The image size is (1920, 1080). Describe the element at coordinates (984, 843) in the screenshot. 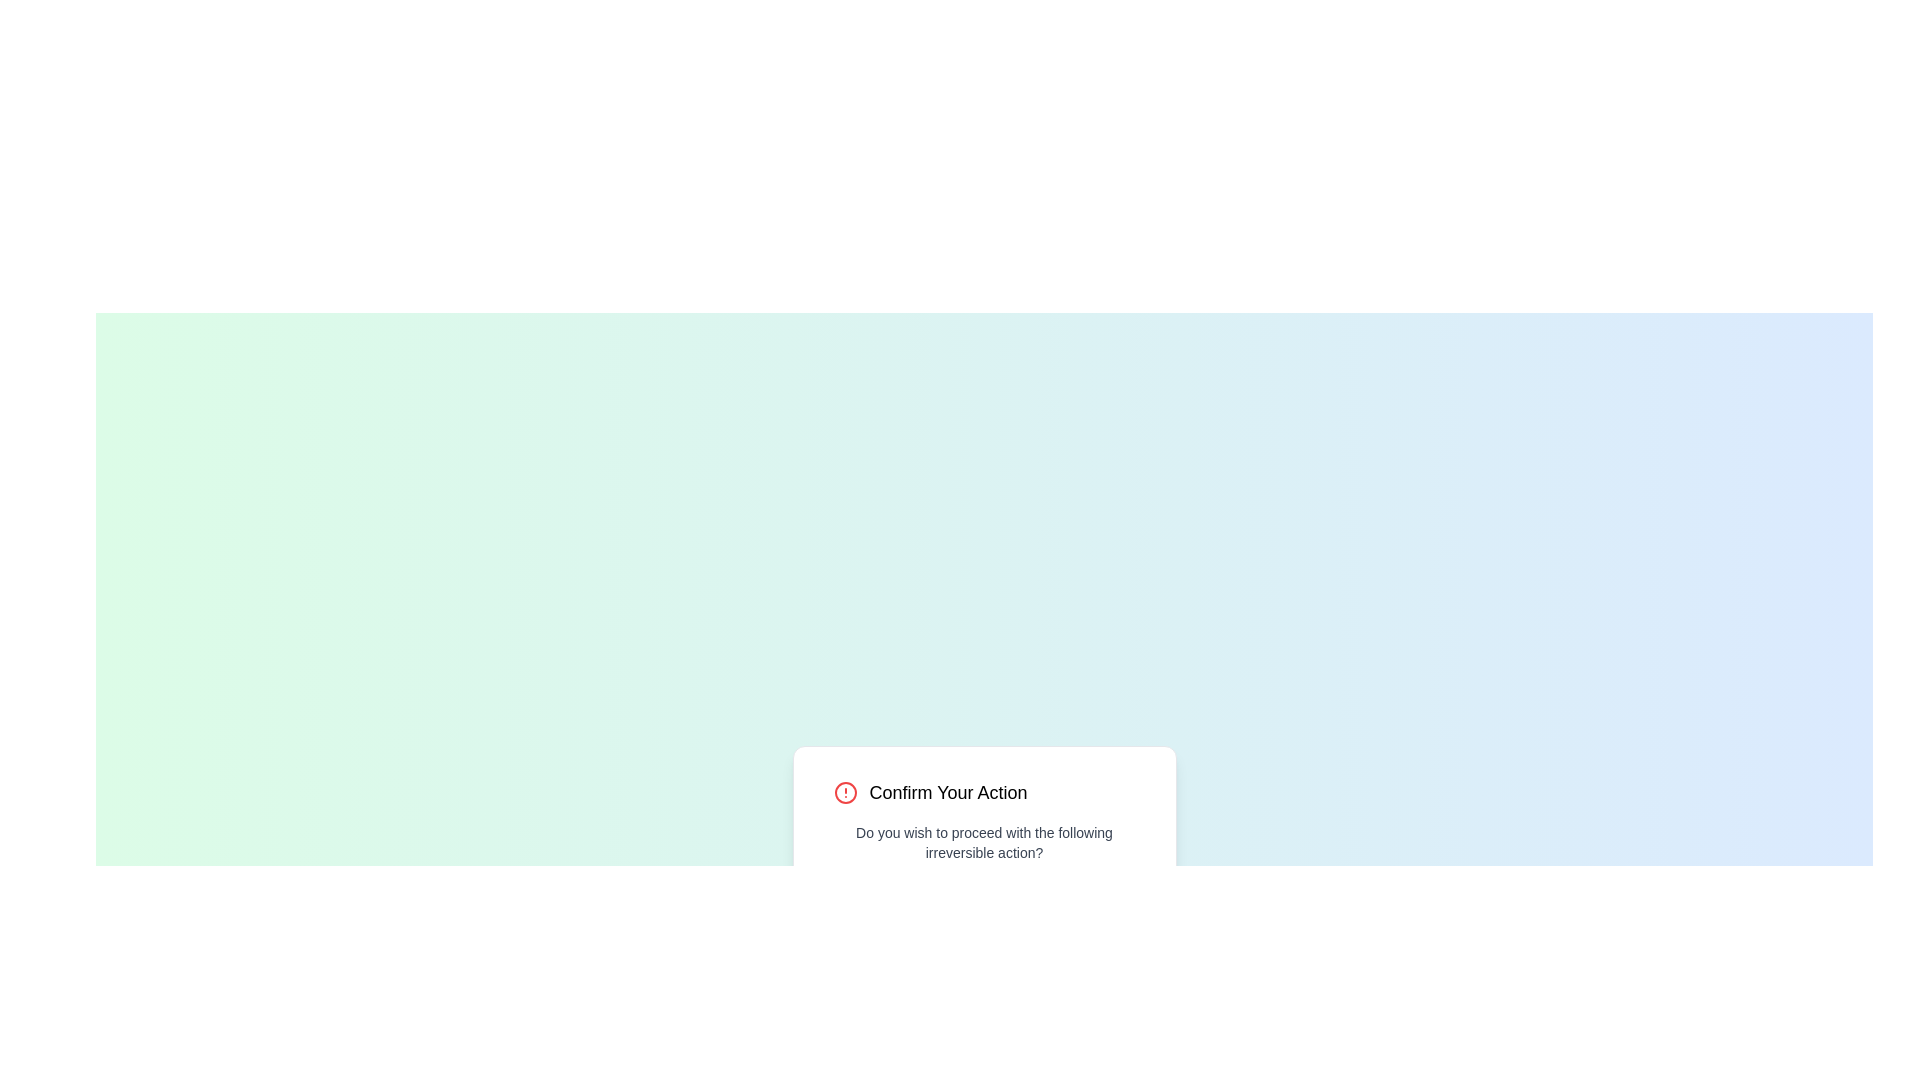

I see `the text label that prompts 'Do you wish to proceed with the following irreversible action?' located below the title 'Confirm Your Action' in the dialog box` at that location.